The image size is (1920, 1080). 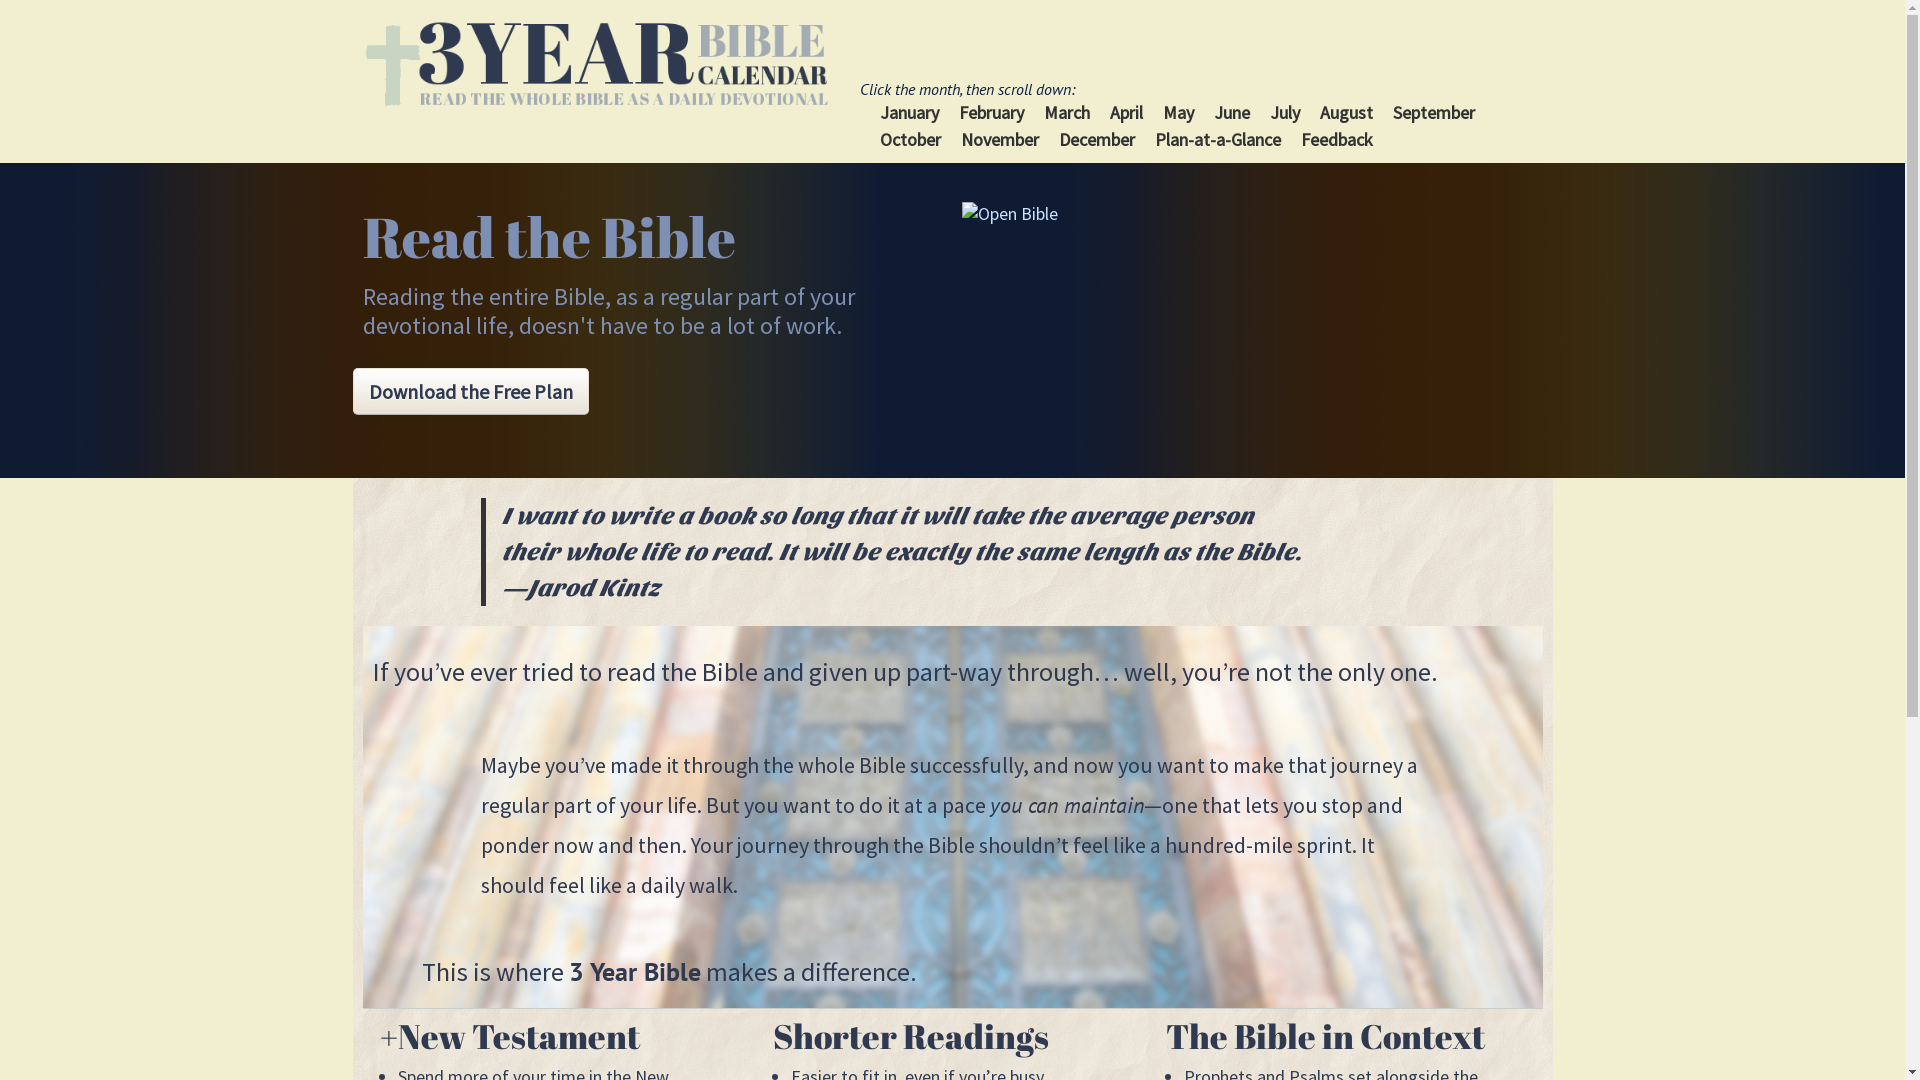 What do you see at coordinates (1231, 112) in the screenshot?
I see `'June'` at bounding box center [1231, 112].